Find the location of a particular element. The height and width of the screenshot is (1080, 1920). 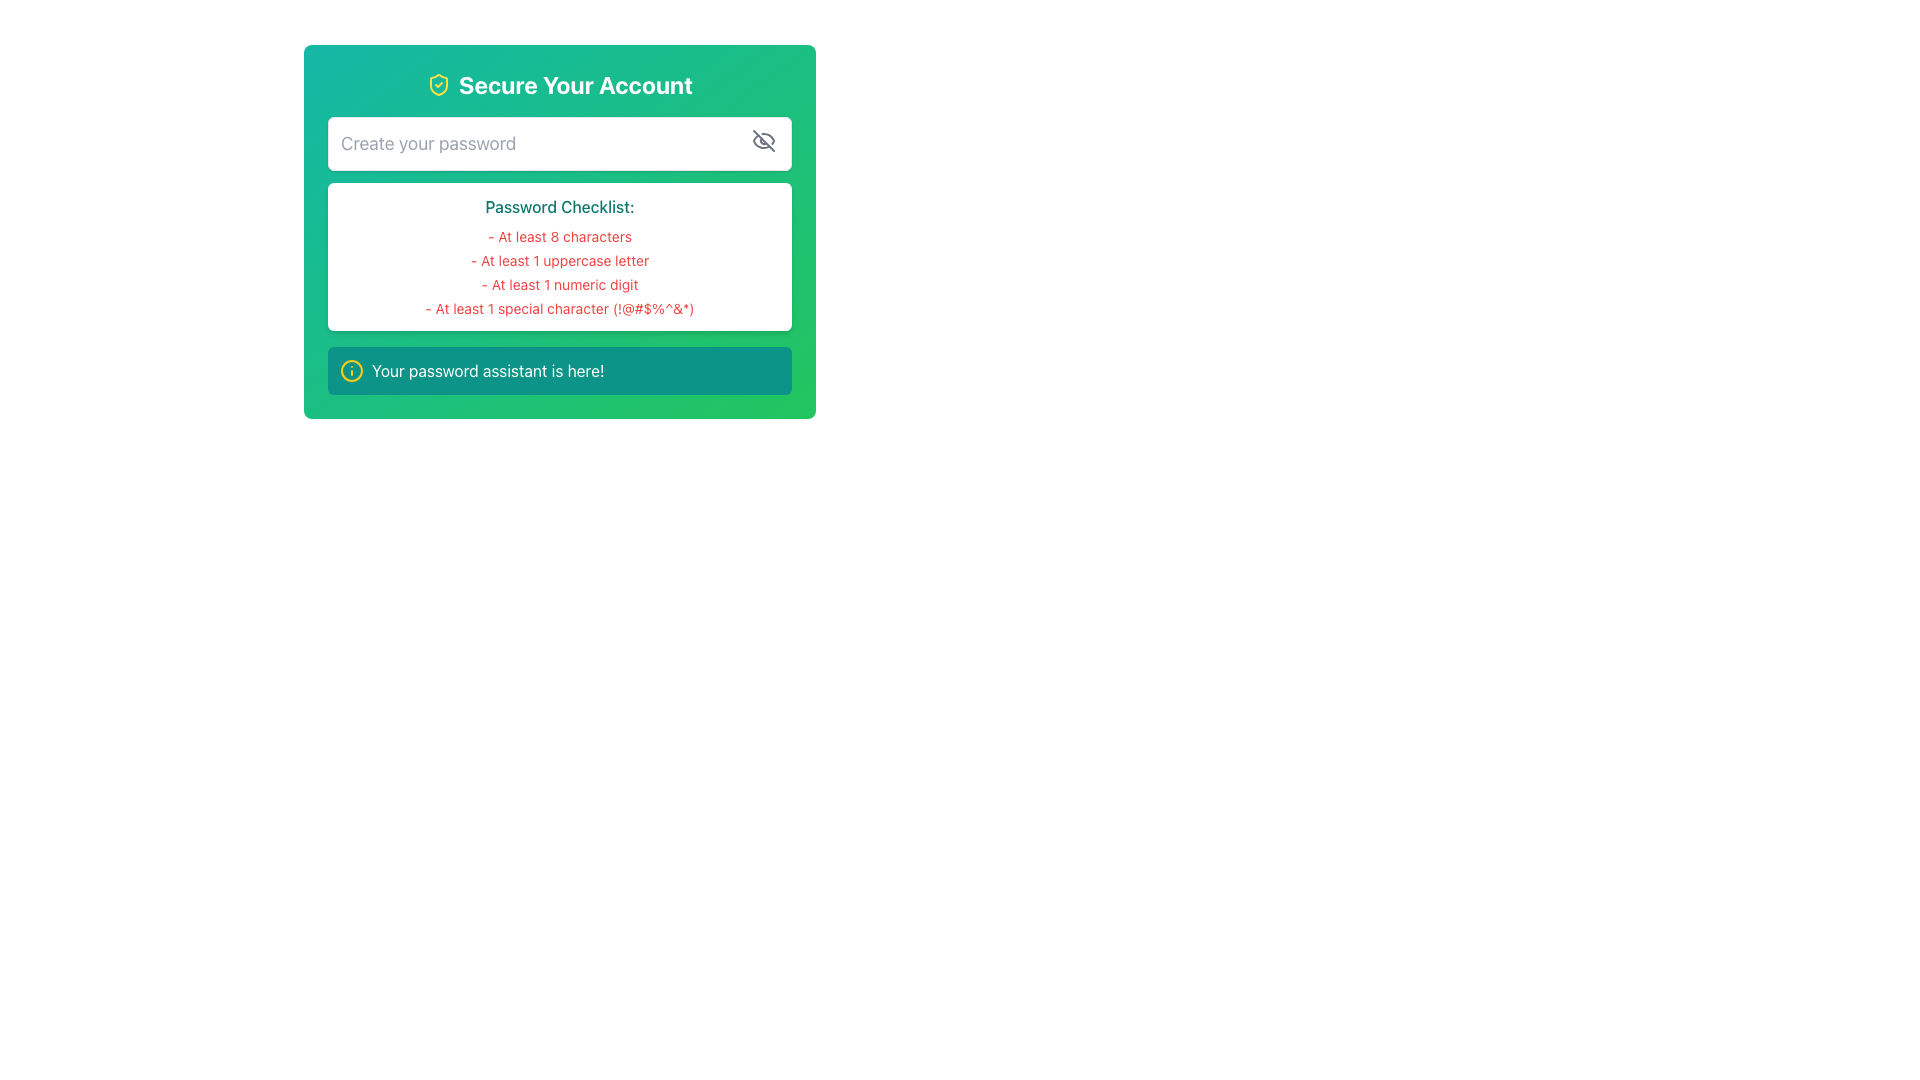

the graphical shield icon with a checkmark inside, which symbolizes security or verification, located in the top-left section of the card titled 'Secure Your Account' is located at coordinates (437, 83).